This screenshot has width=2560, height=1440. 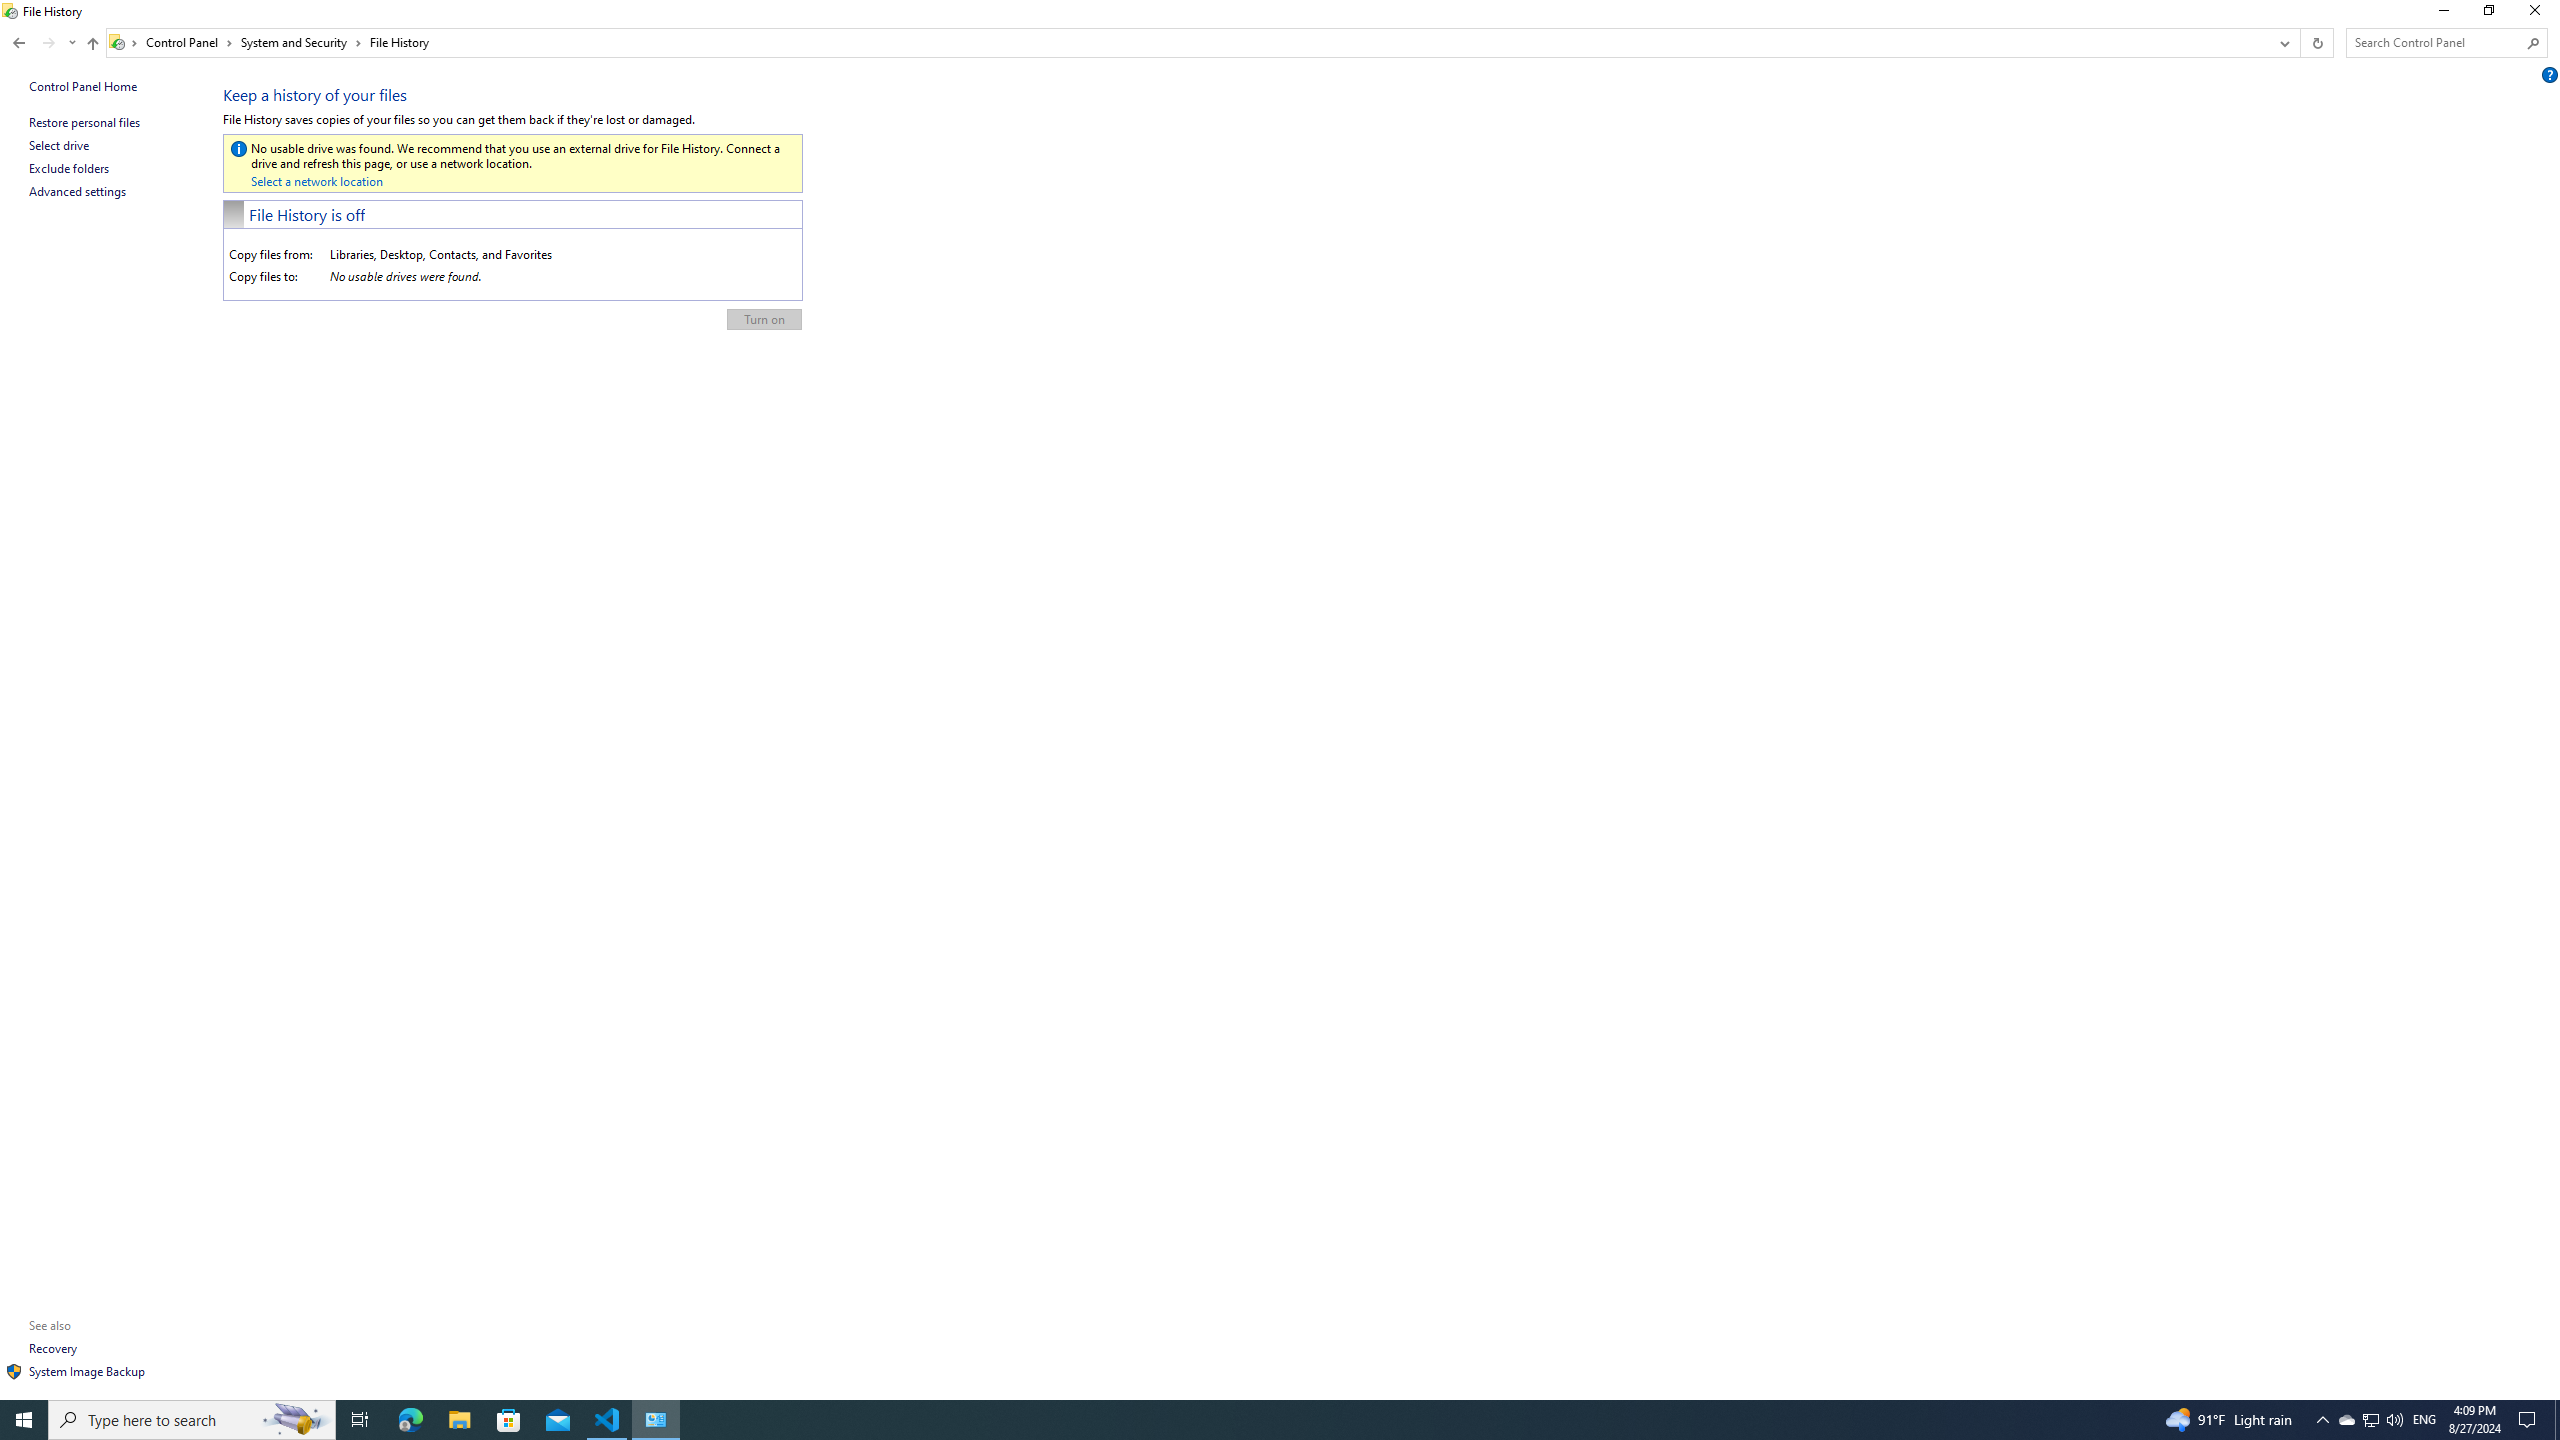 What do you see at coordinates (2551, 73) in the screenshot?
I see `'Help'` at bounding box center [2551, 73].